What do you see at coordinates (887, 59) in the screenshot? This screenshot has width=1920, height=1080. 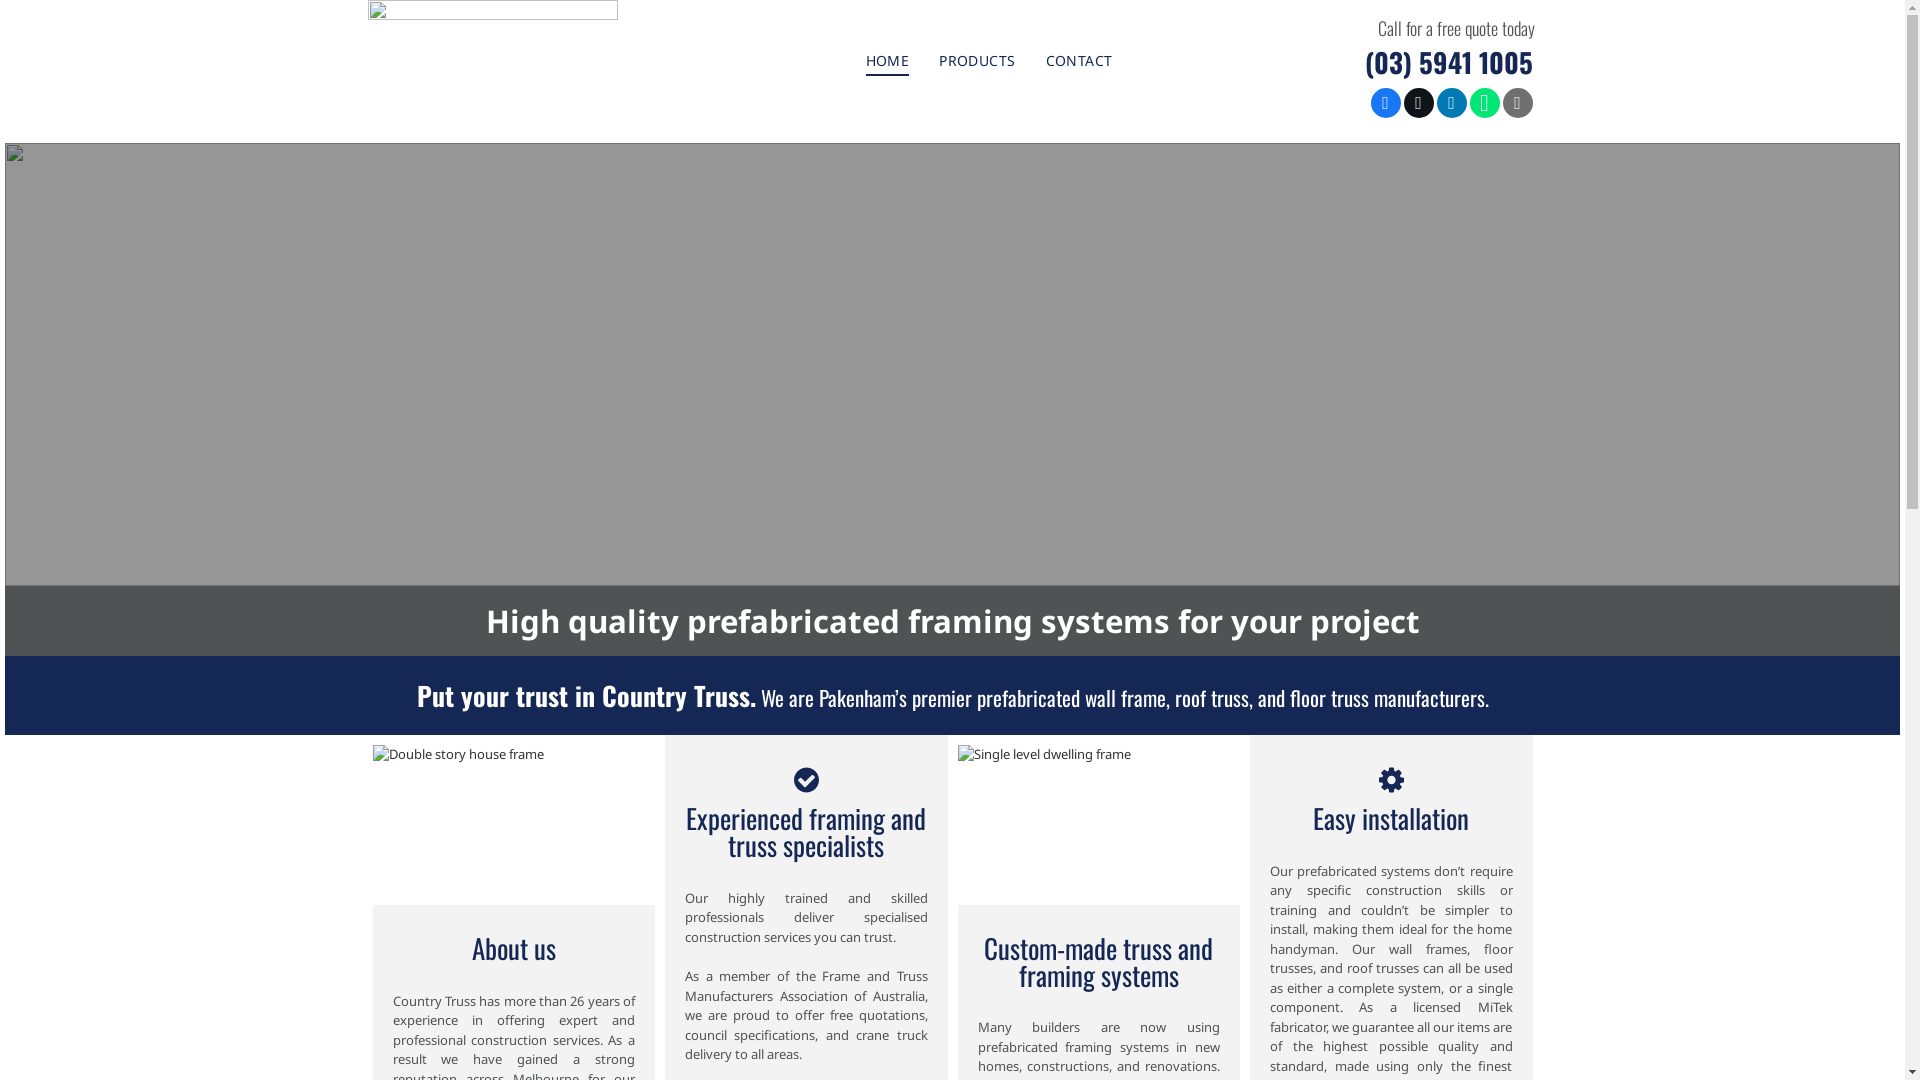 I see `'HOME'` at bounding box center [887, 59].